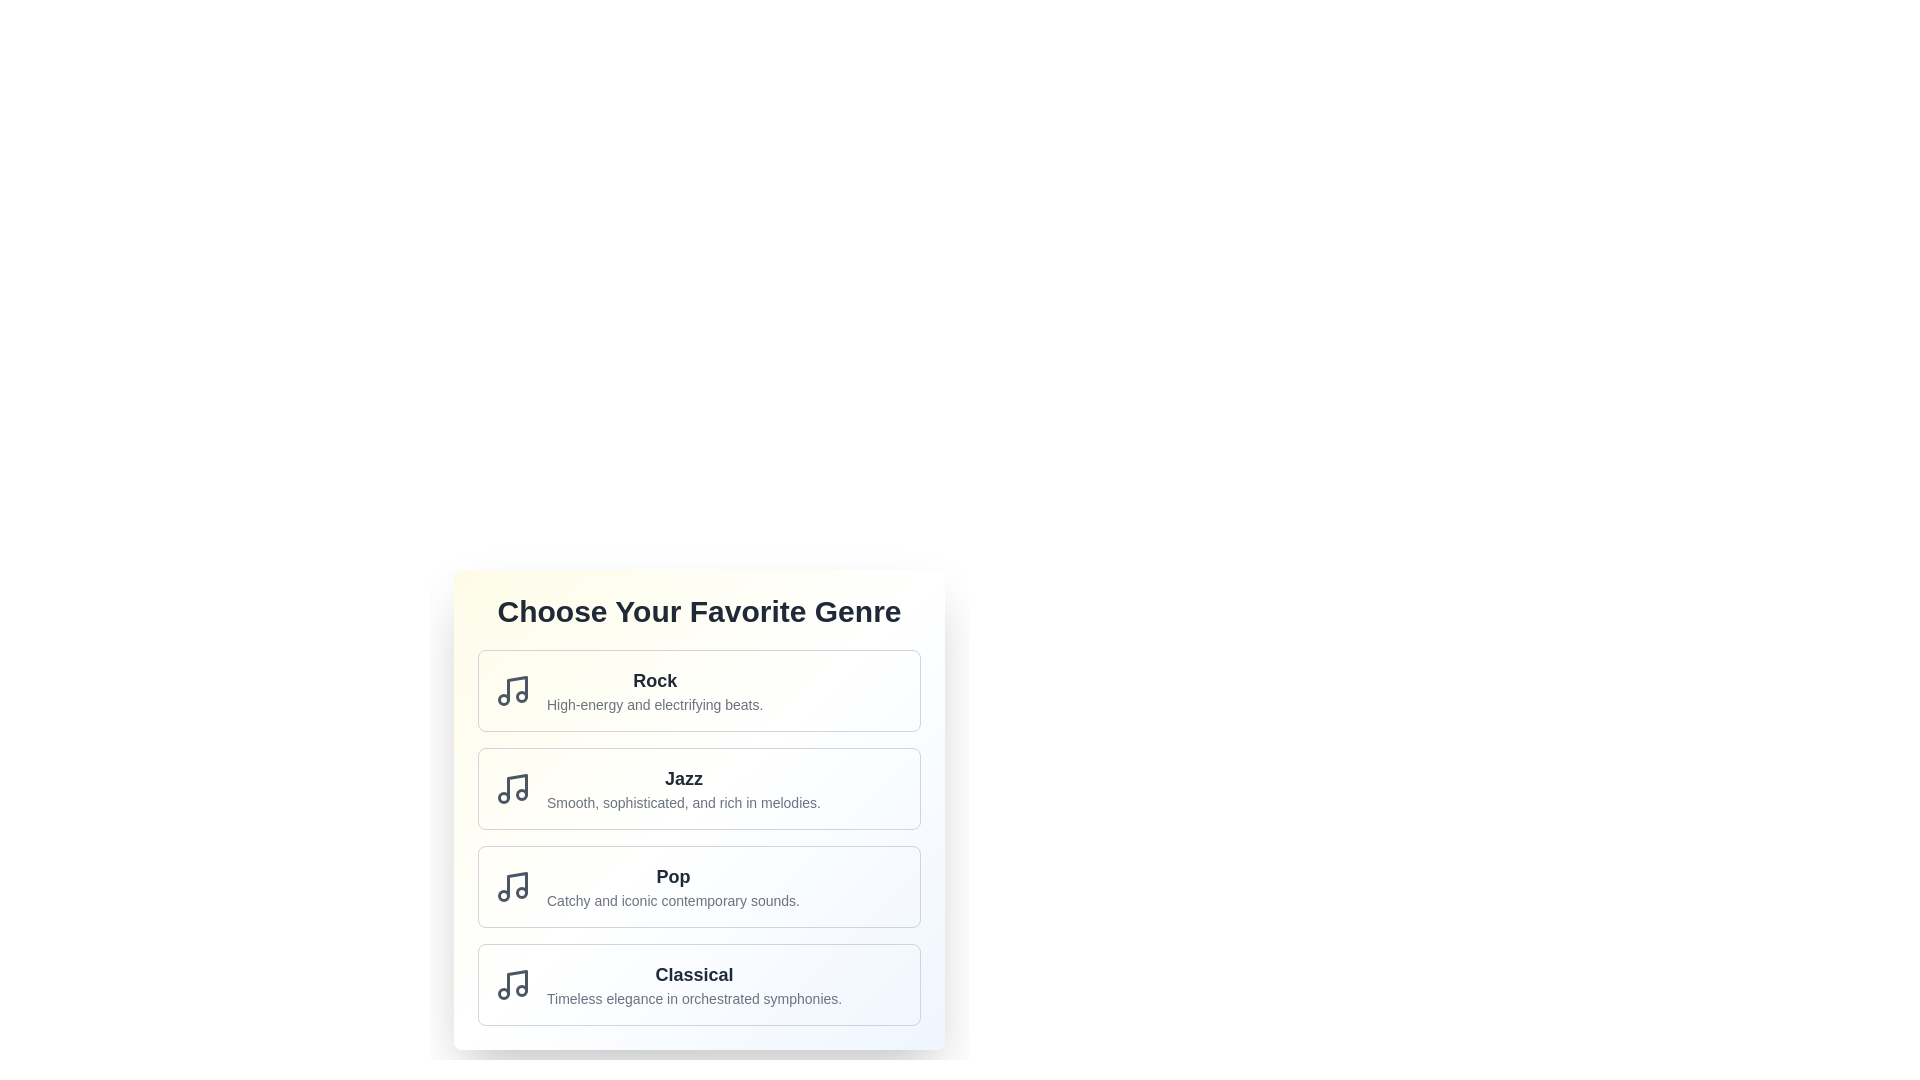  What do you see at coordinates (694, 983) in the screenshot?
I see `the selectable list item titled 'Classical'` at bounding box center [694, 983].